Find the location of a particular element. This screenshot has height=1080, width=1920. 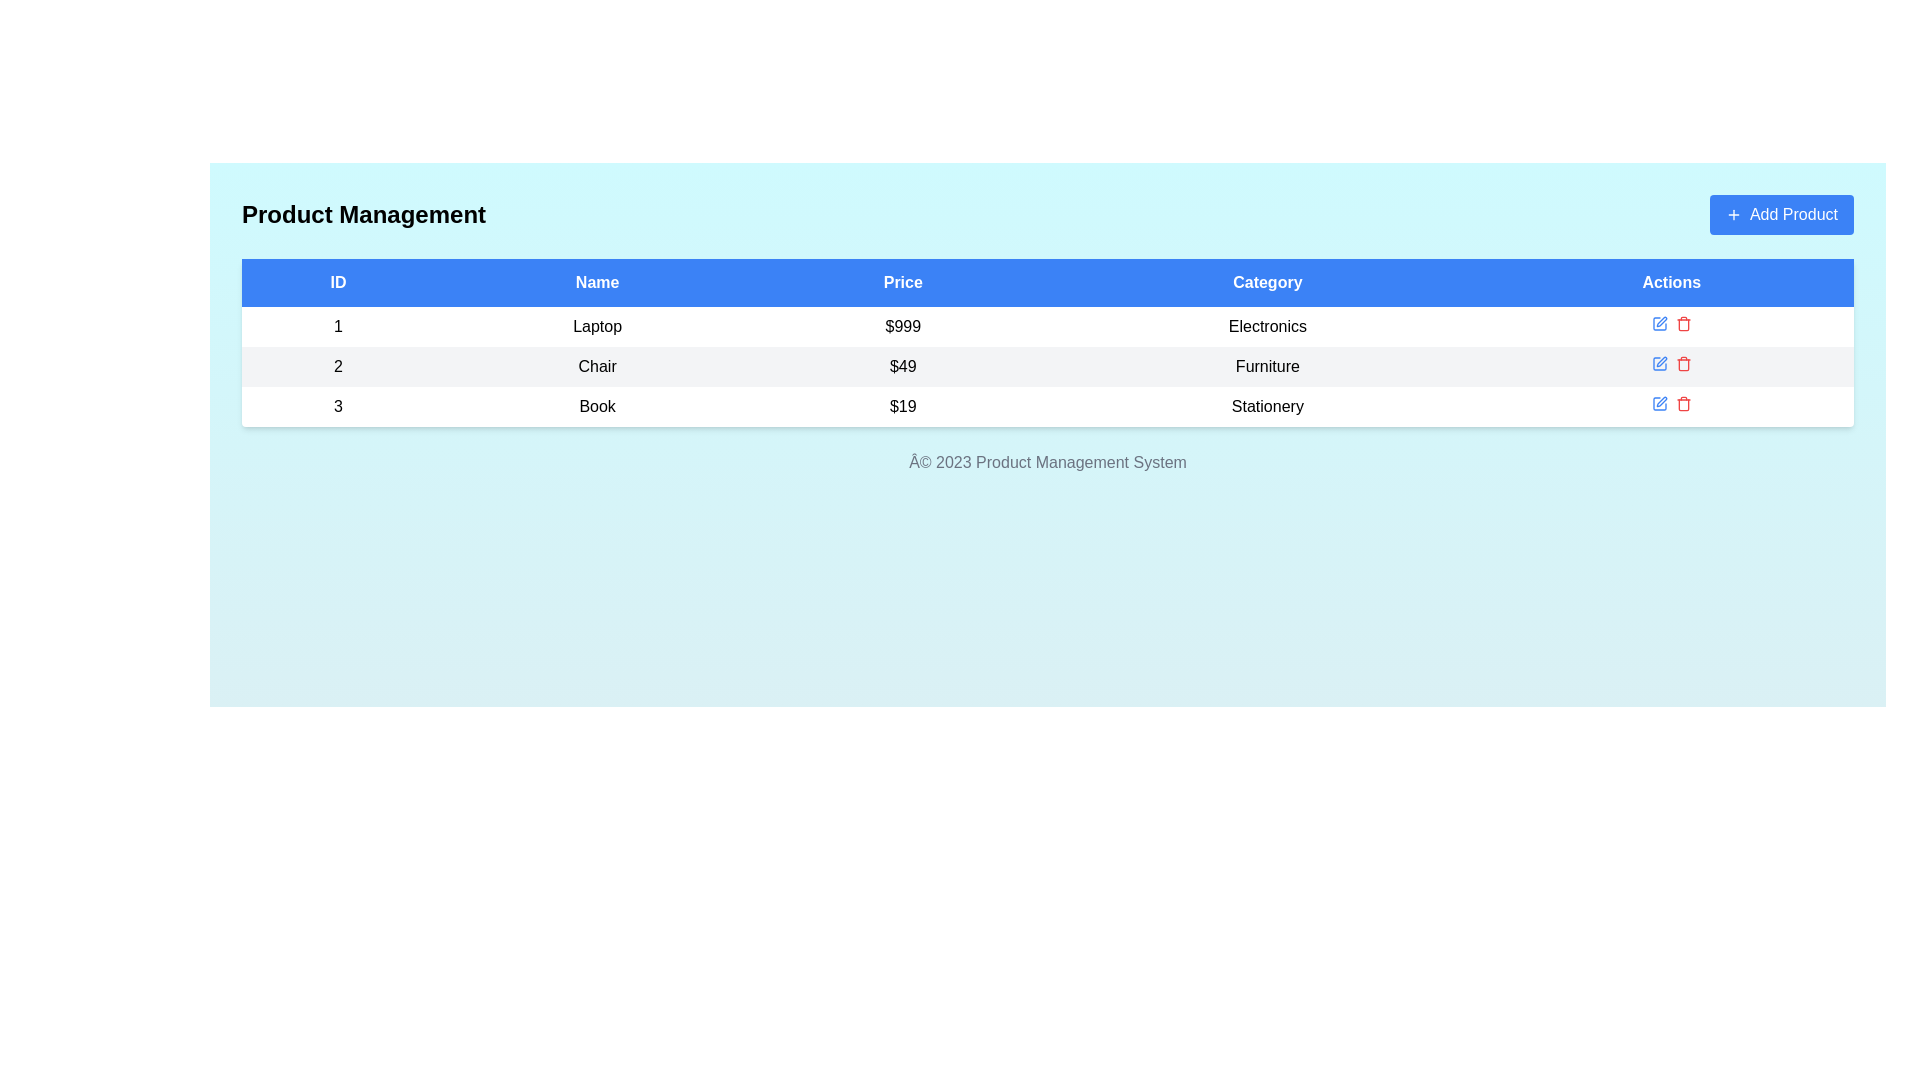

the header cell for the 'ID' column in the table, which is the first header cell at the top left of the table is located at coordinates (338, 282).